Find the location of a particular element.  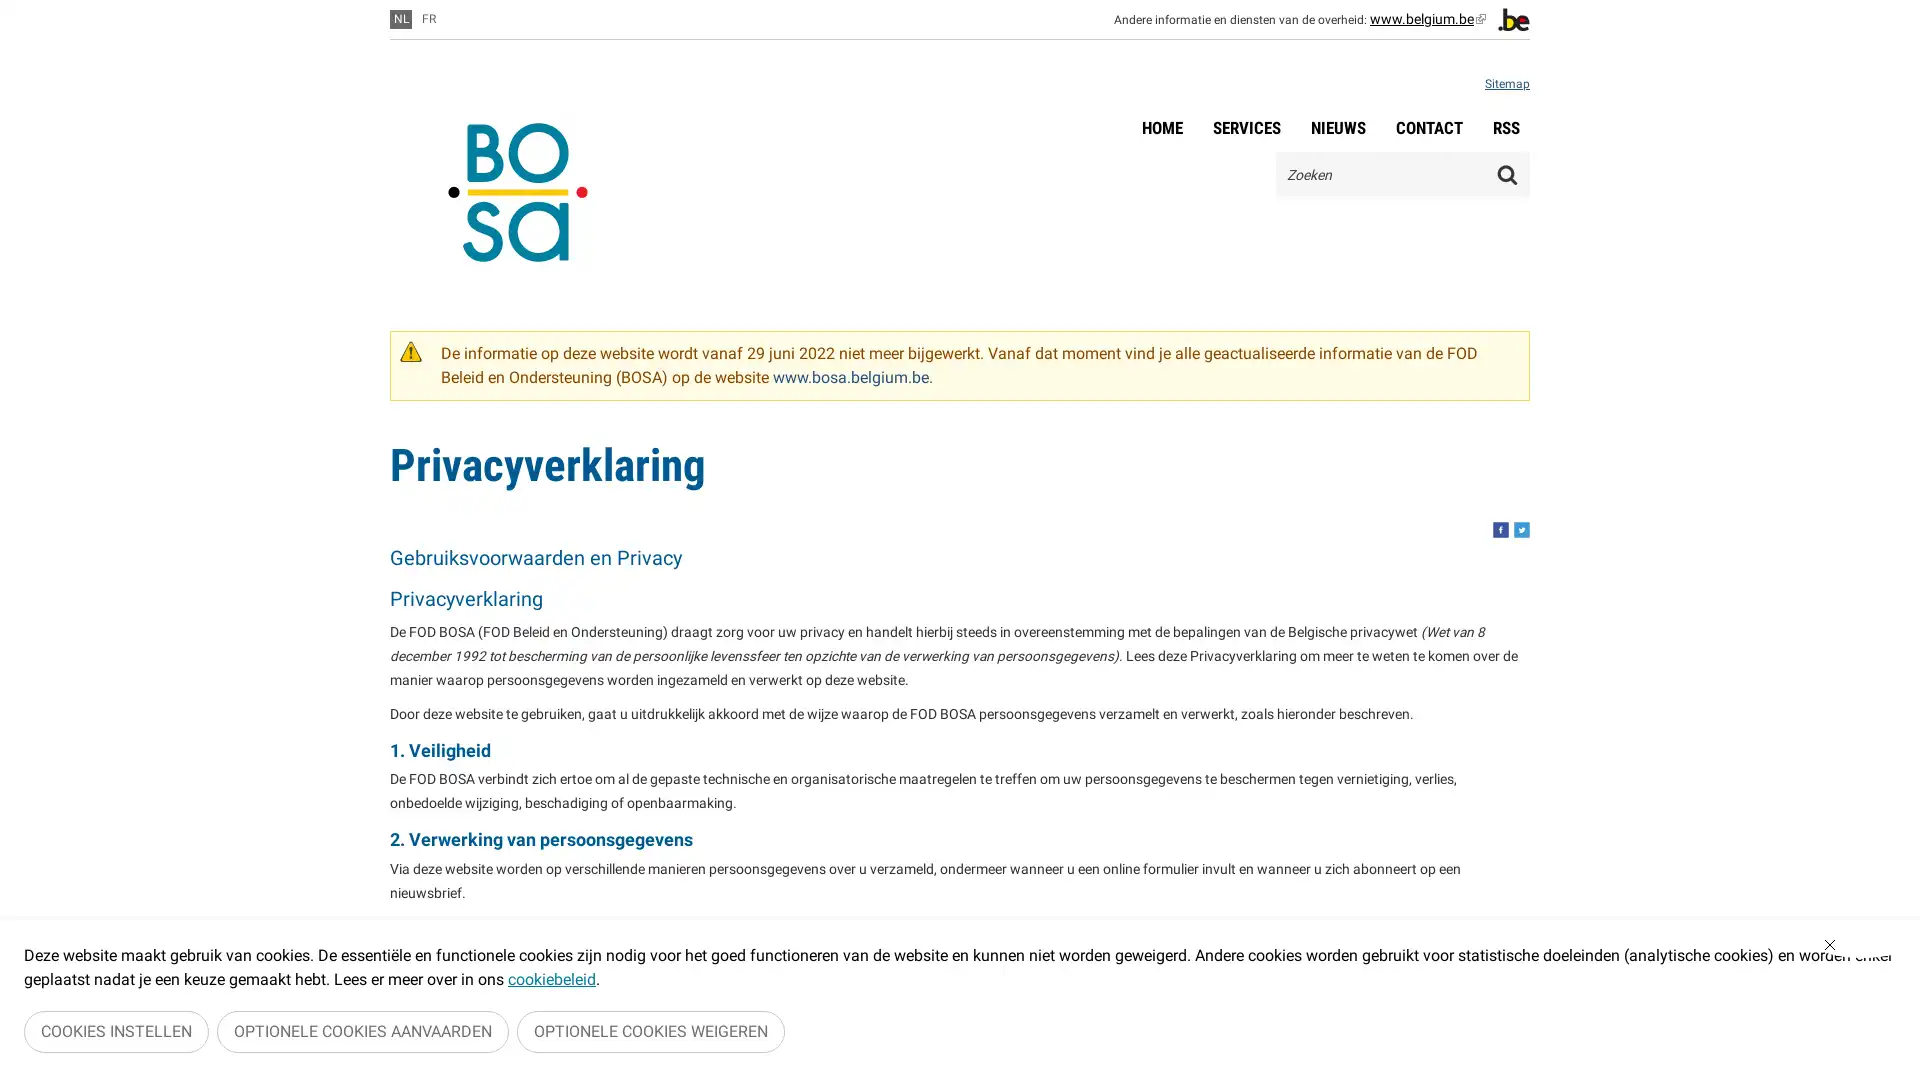

OPTIONELE COOKIES WEIGEREN is located at coordinates (651, 1034).